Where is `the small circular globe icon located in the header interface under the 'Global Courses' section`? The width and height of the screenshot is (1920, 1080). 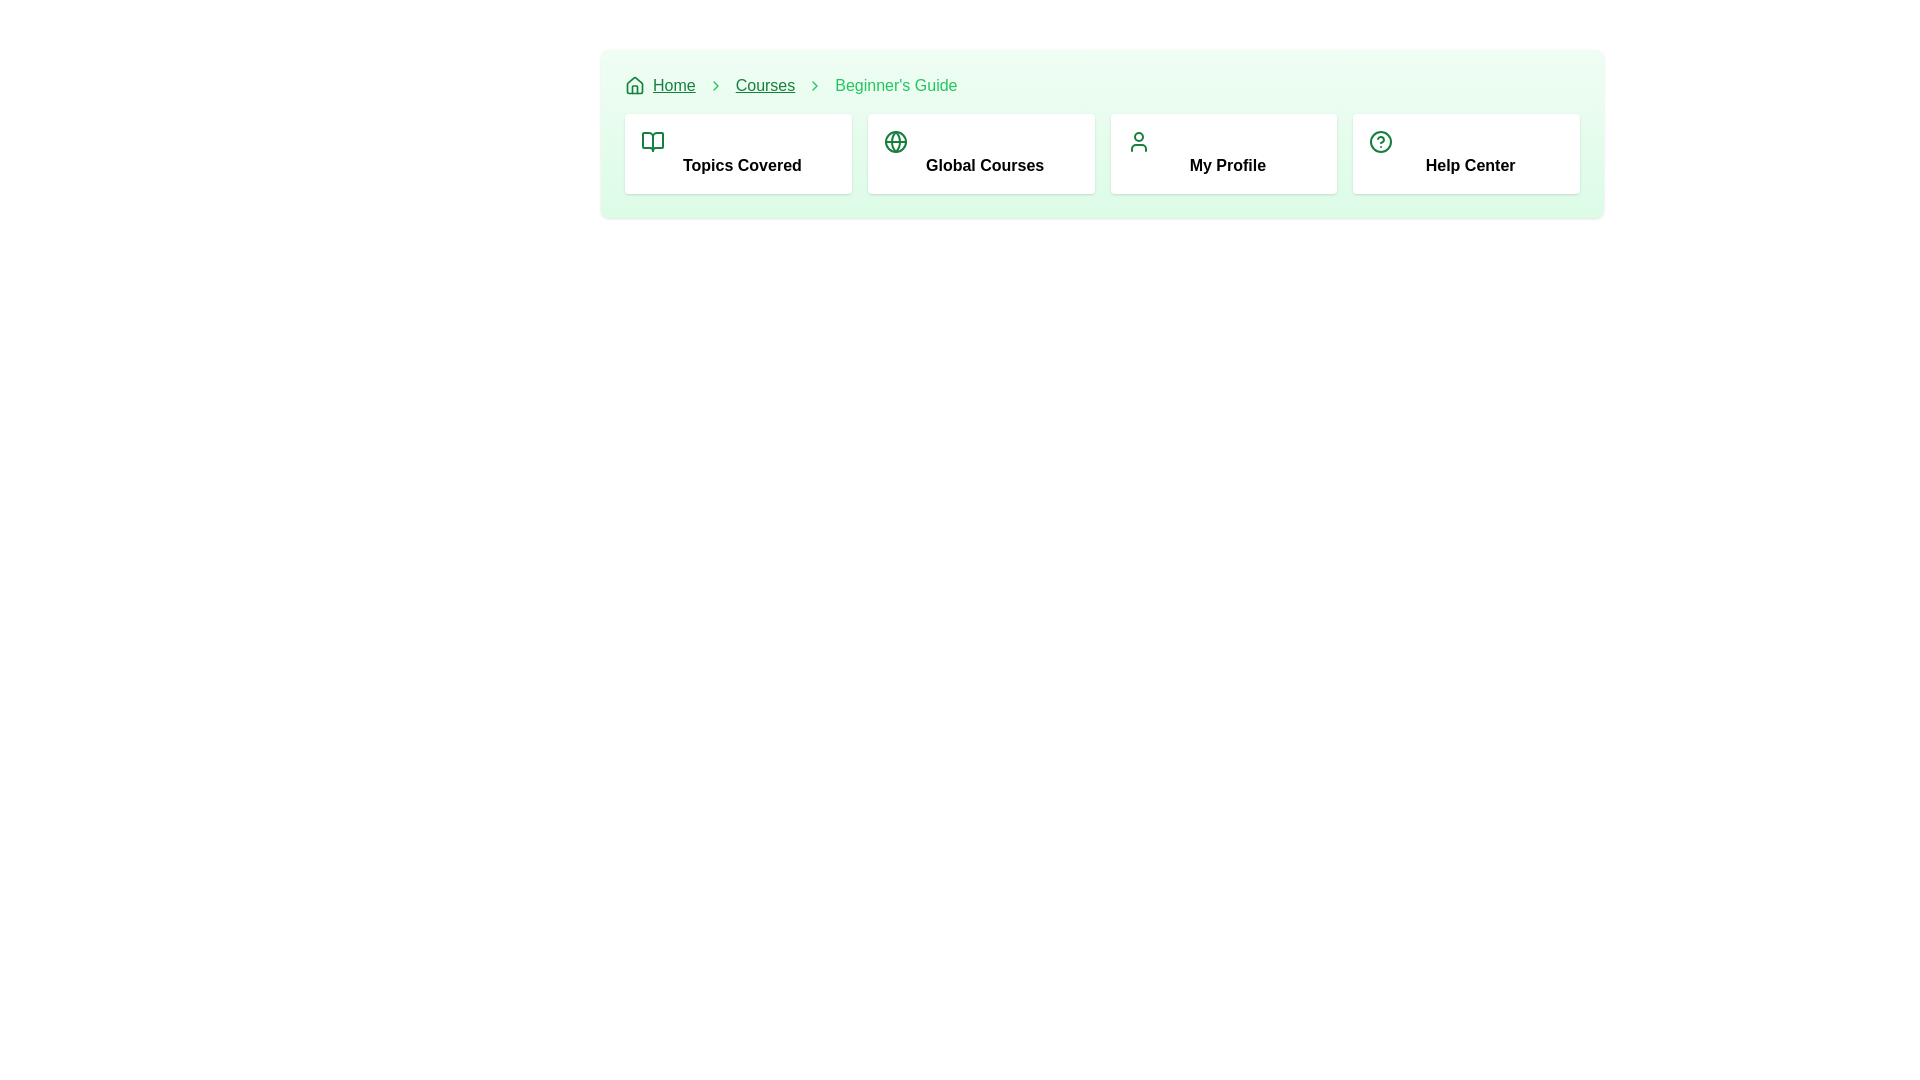 the small circular globe icon located in the header interface under the 'Global Courses' section is located at coordinates (894, 141).